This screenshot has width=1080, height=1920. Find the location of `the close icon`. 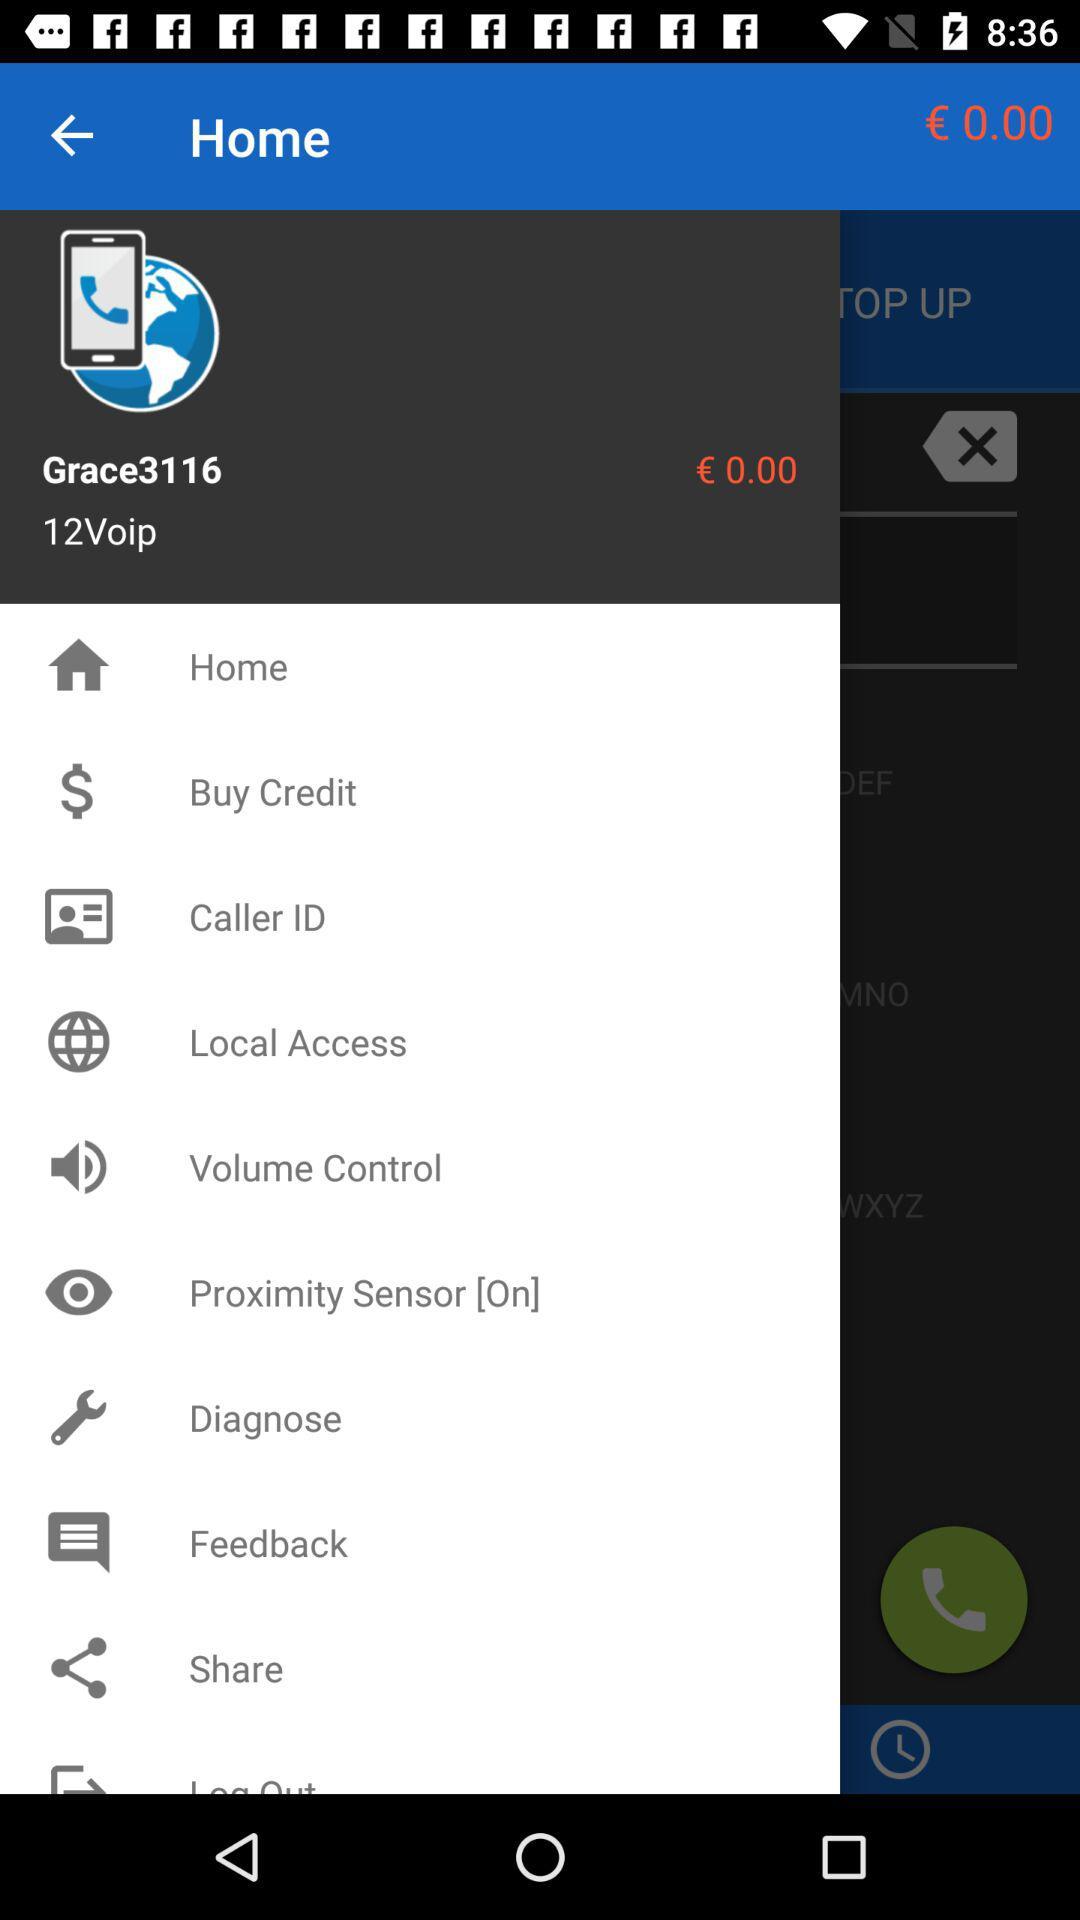

the close icon is located at coordinates (968, 444).